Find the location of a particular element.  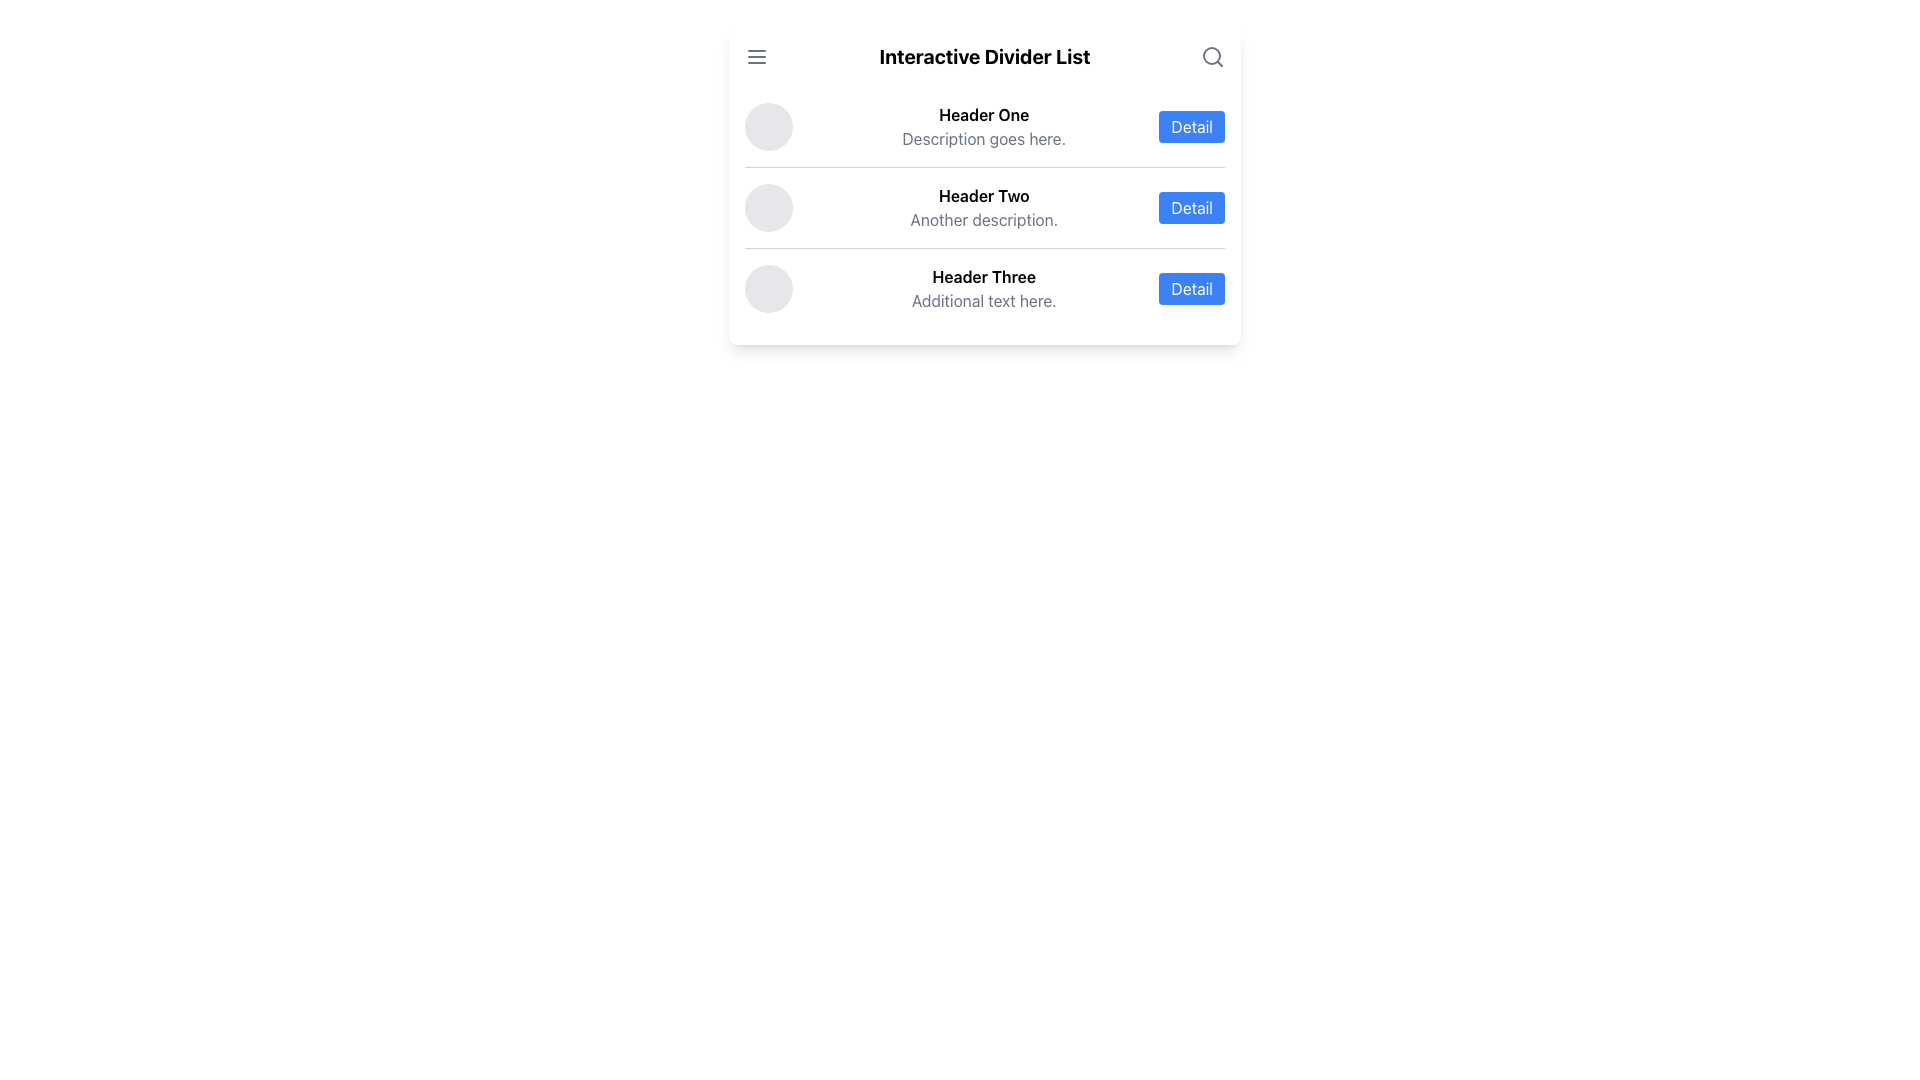

the button located on the right side of the 'Header Two' section is located at coordinates (1192, 208).